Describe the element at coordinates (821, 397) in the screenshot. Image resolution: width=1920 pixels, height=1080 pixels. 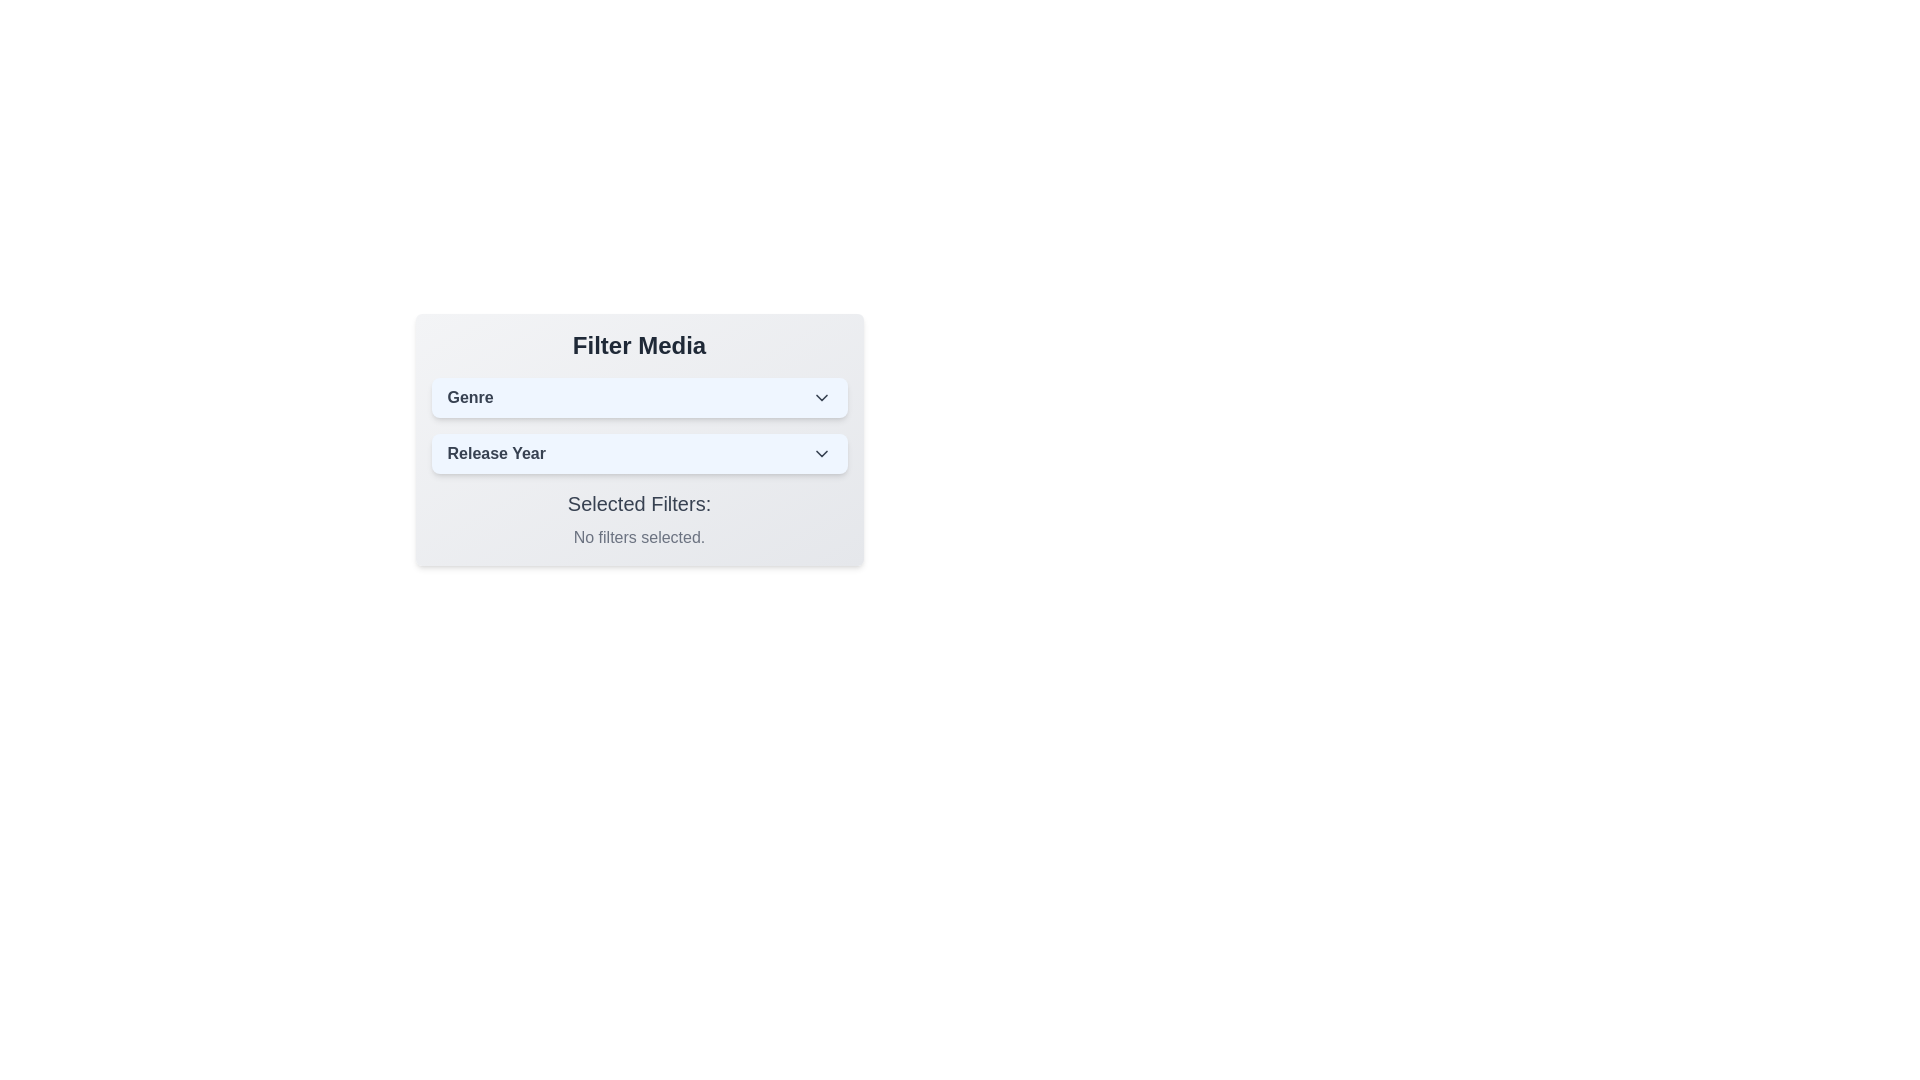
I see `the Dropdown toggle icon located at the far right of the 'Genre' button to provide visual feedback` at that location.